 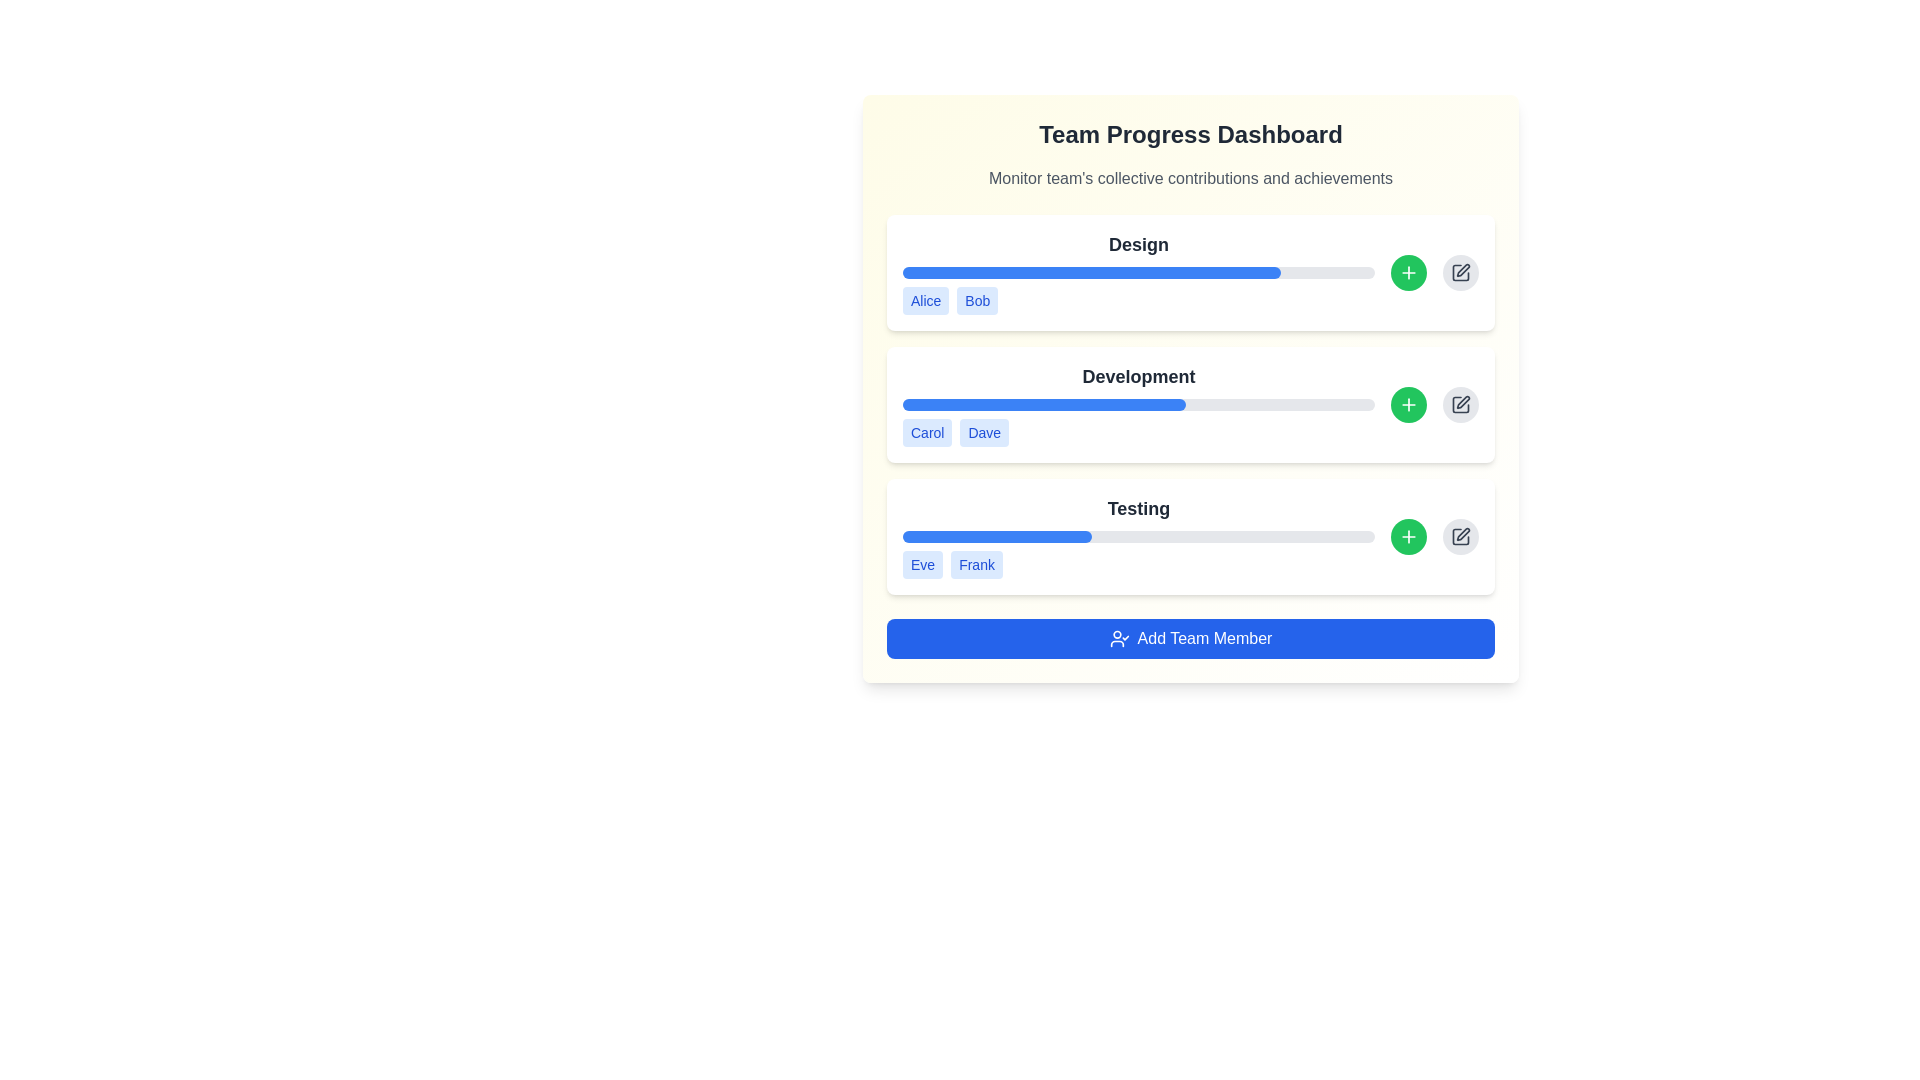 I want to click on the Button Icon located in the 'Development' row of the Team Progress Dashboard, so click(x=1460, y=405).